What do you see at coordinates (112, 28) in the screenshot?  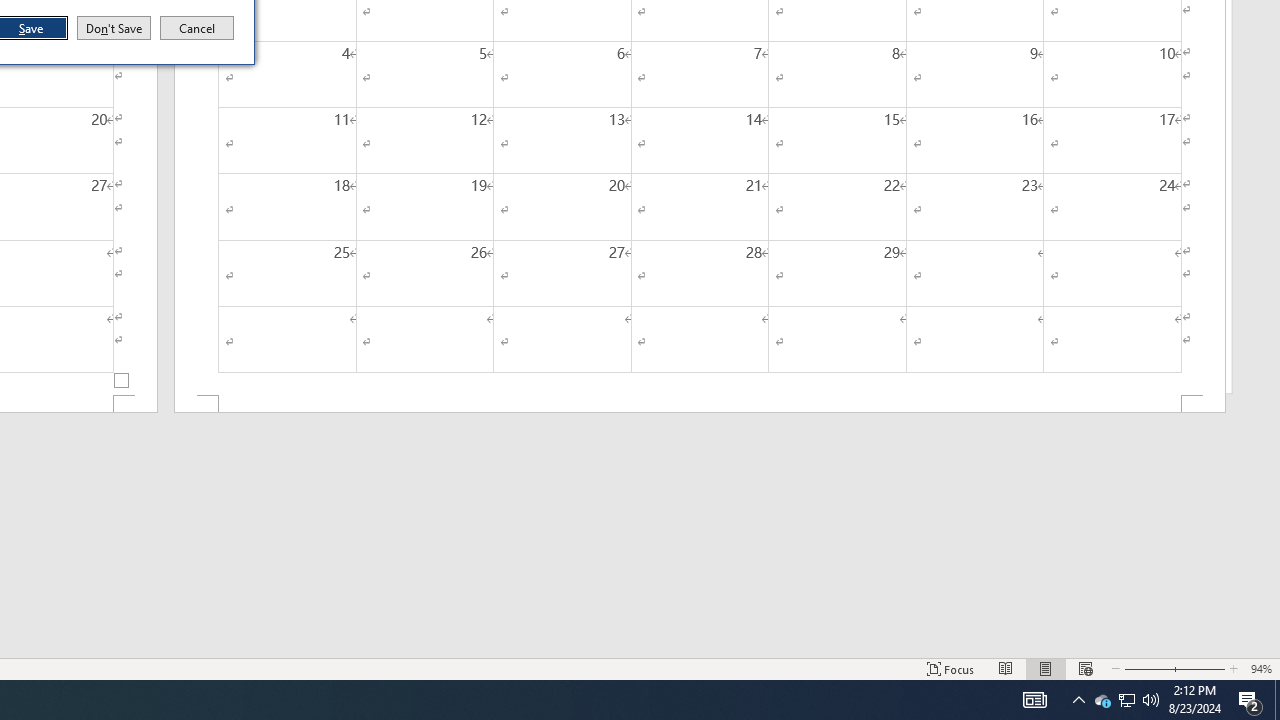 I see `'Don'` at bounding box center [112, 28].